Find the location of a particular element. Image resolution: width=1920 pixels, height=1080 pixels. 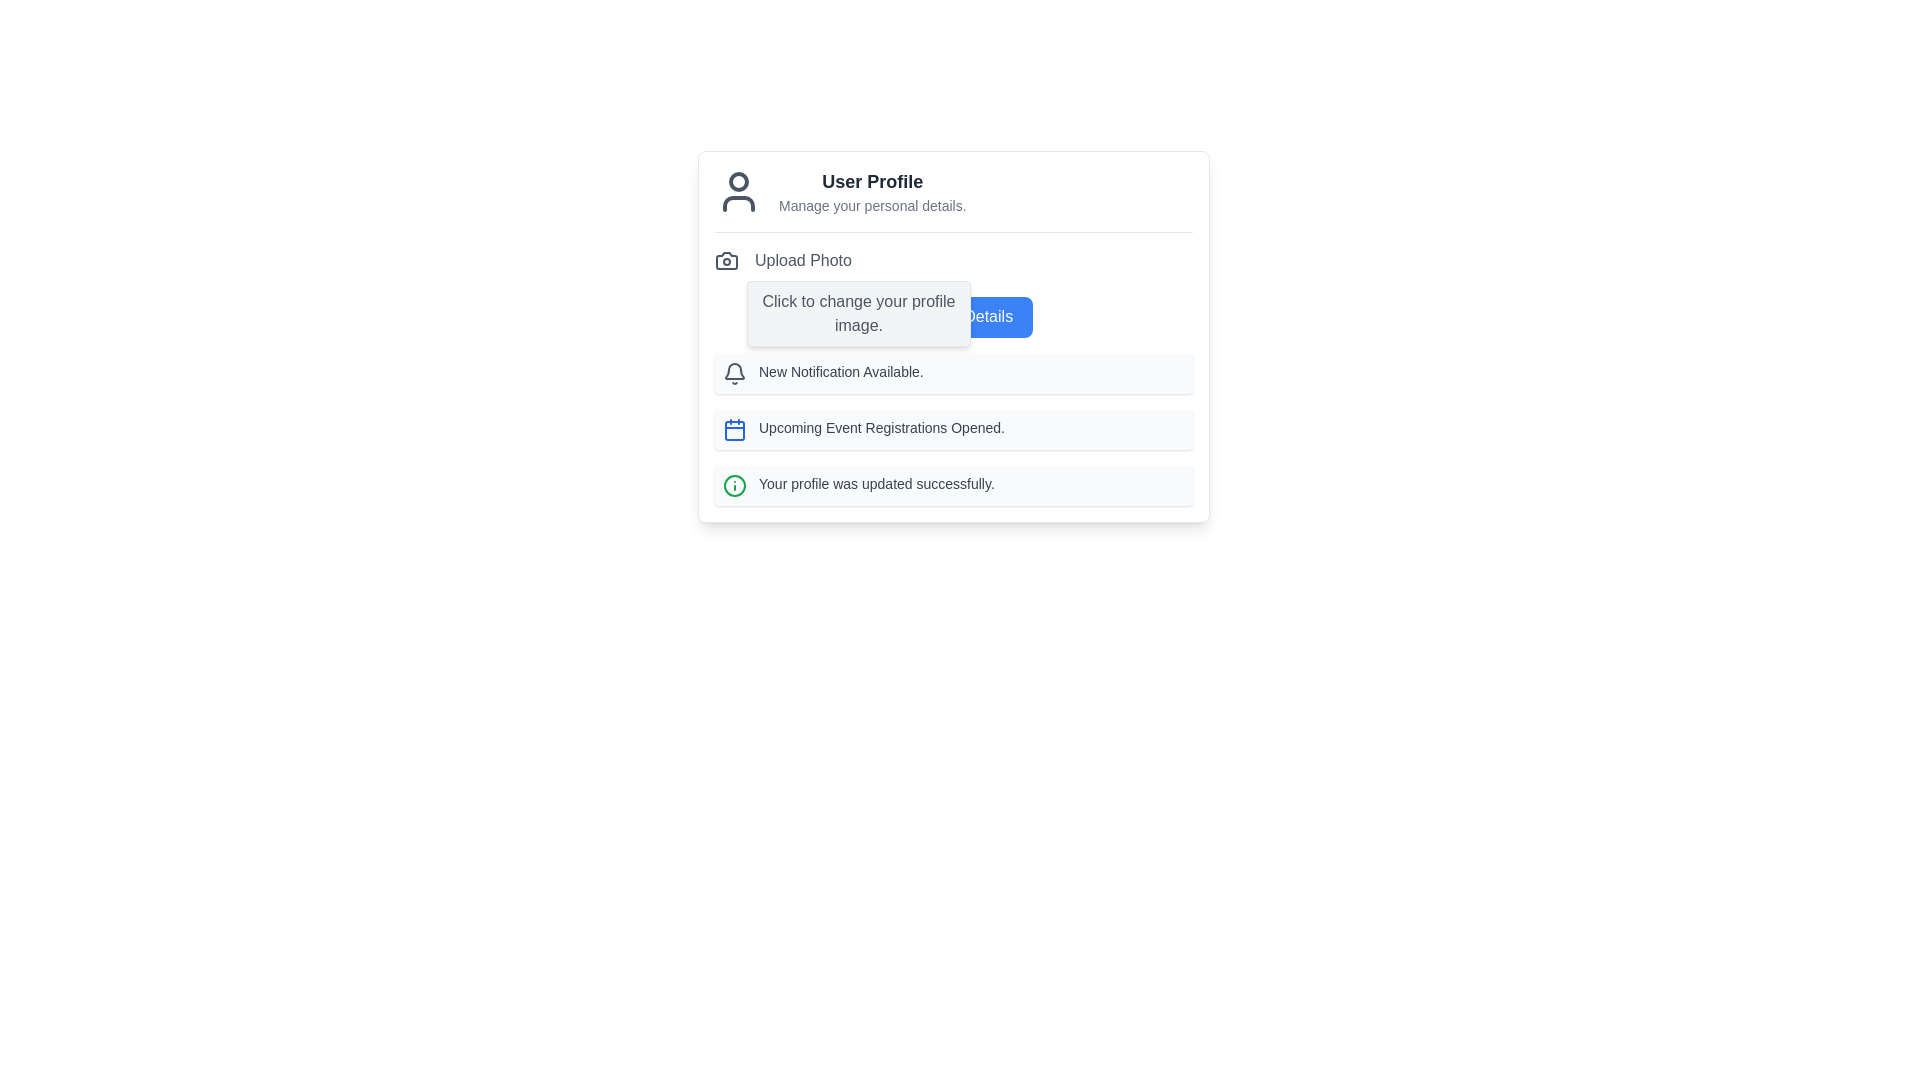

information from the Text Block that serves as a descriptive header for the user profile section, located below the SVG icon and above other profile-related options is located at coordinates (872, 192).